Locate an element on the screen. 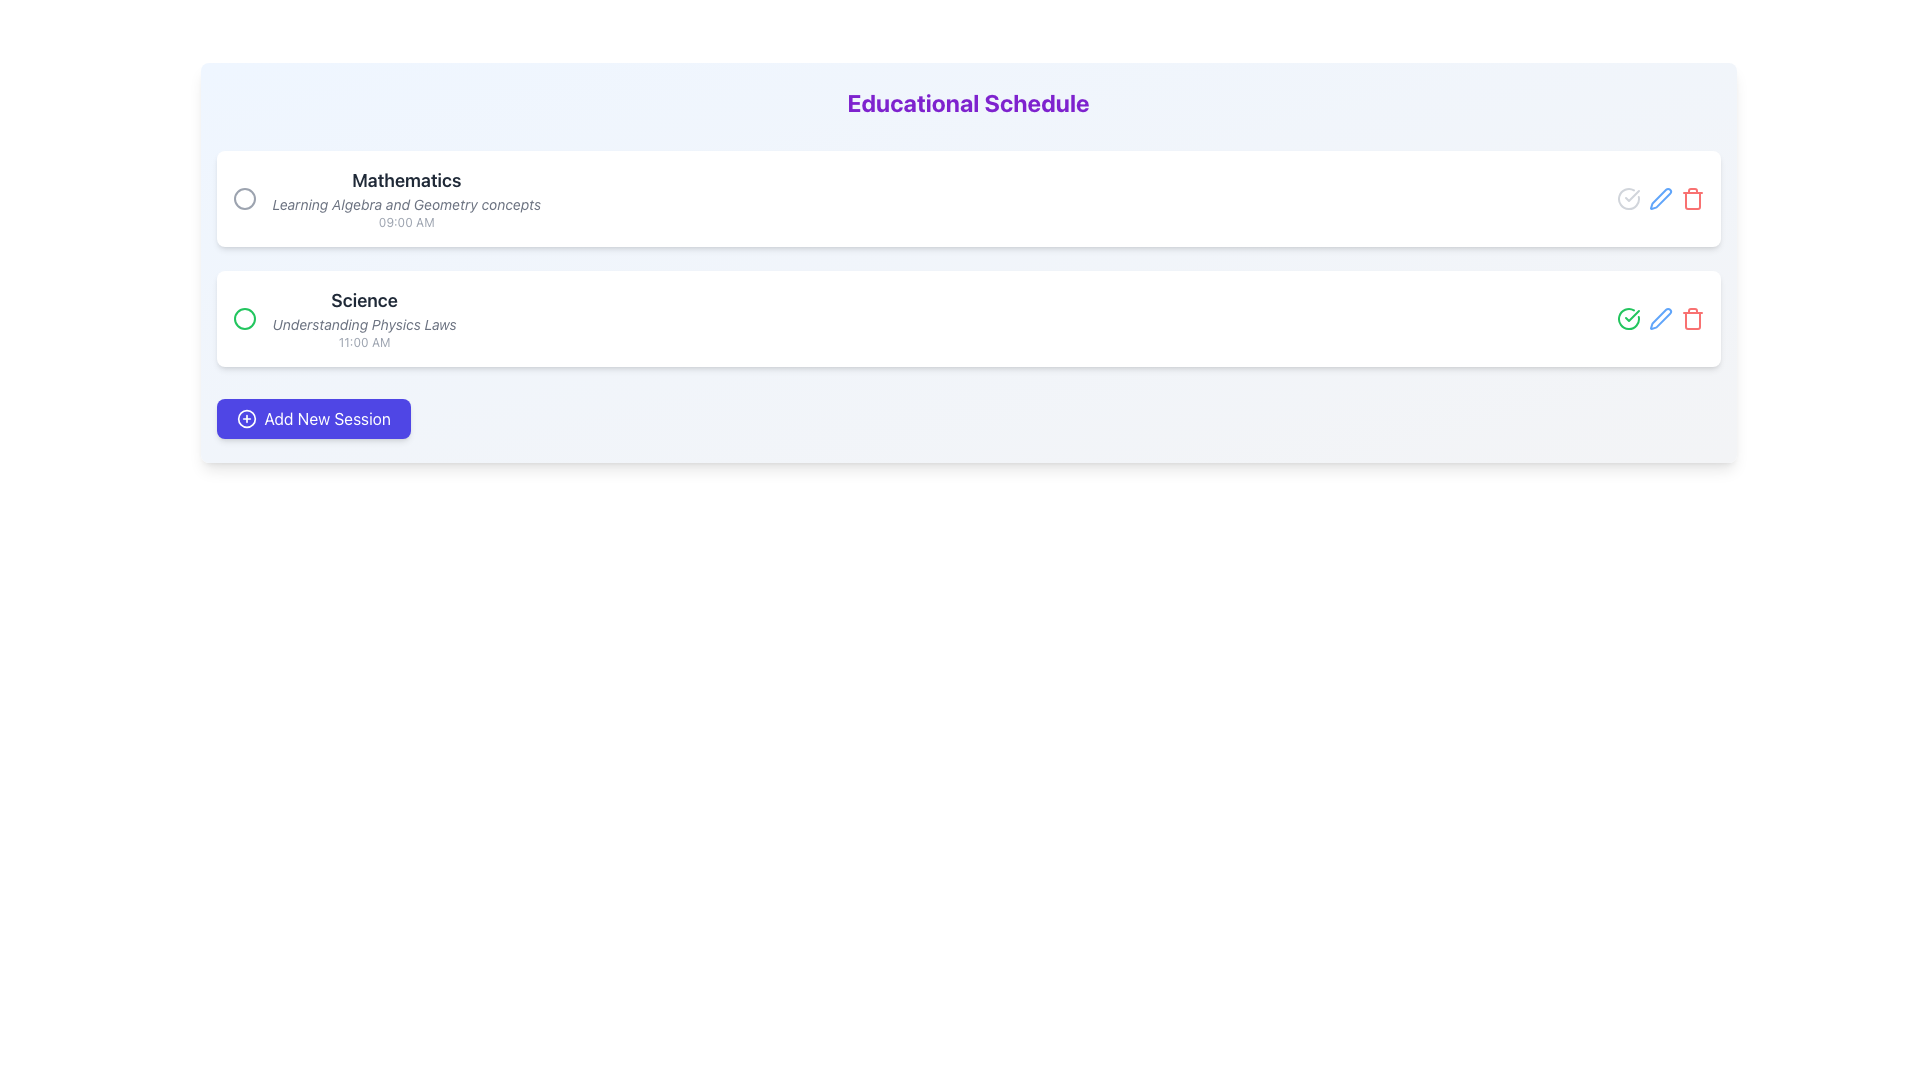 This screenshot has width=1920, height=1080. the status of the graphical icon located to the left of the 'Science' session title in the educational schedules list is located at coordinates (243, 318).